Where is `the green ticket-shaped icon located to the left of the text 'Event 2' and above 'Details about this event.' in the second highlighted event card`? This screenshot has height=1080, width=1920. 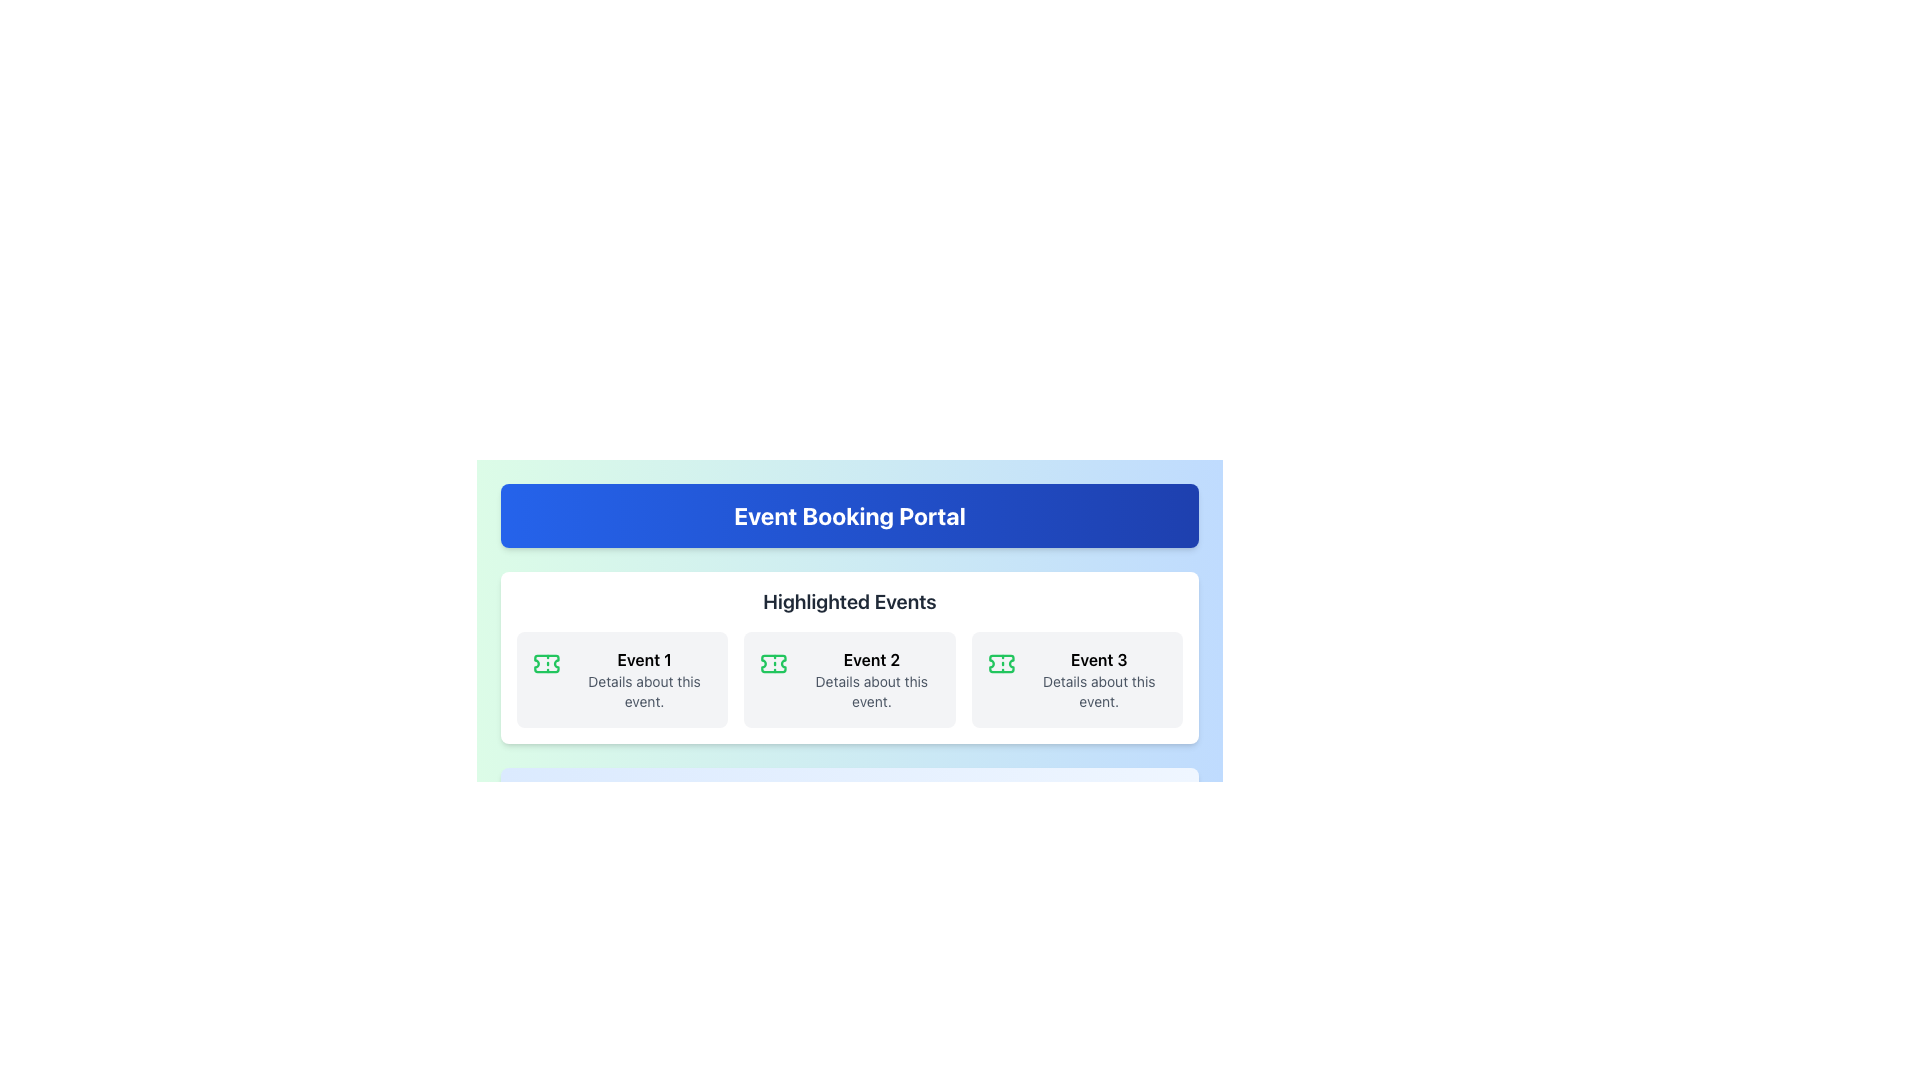
the green ticket-shaped icon located to the left of the text 'Event 2' and above 'Details about this event.' in the second highlighted event card is located at coordinates (773, 663).